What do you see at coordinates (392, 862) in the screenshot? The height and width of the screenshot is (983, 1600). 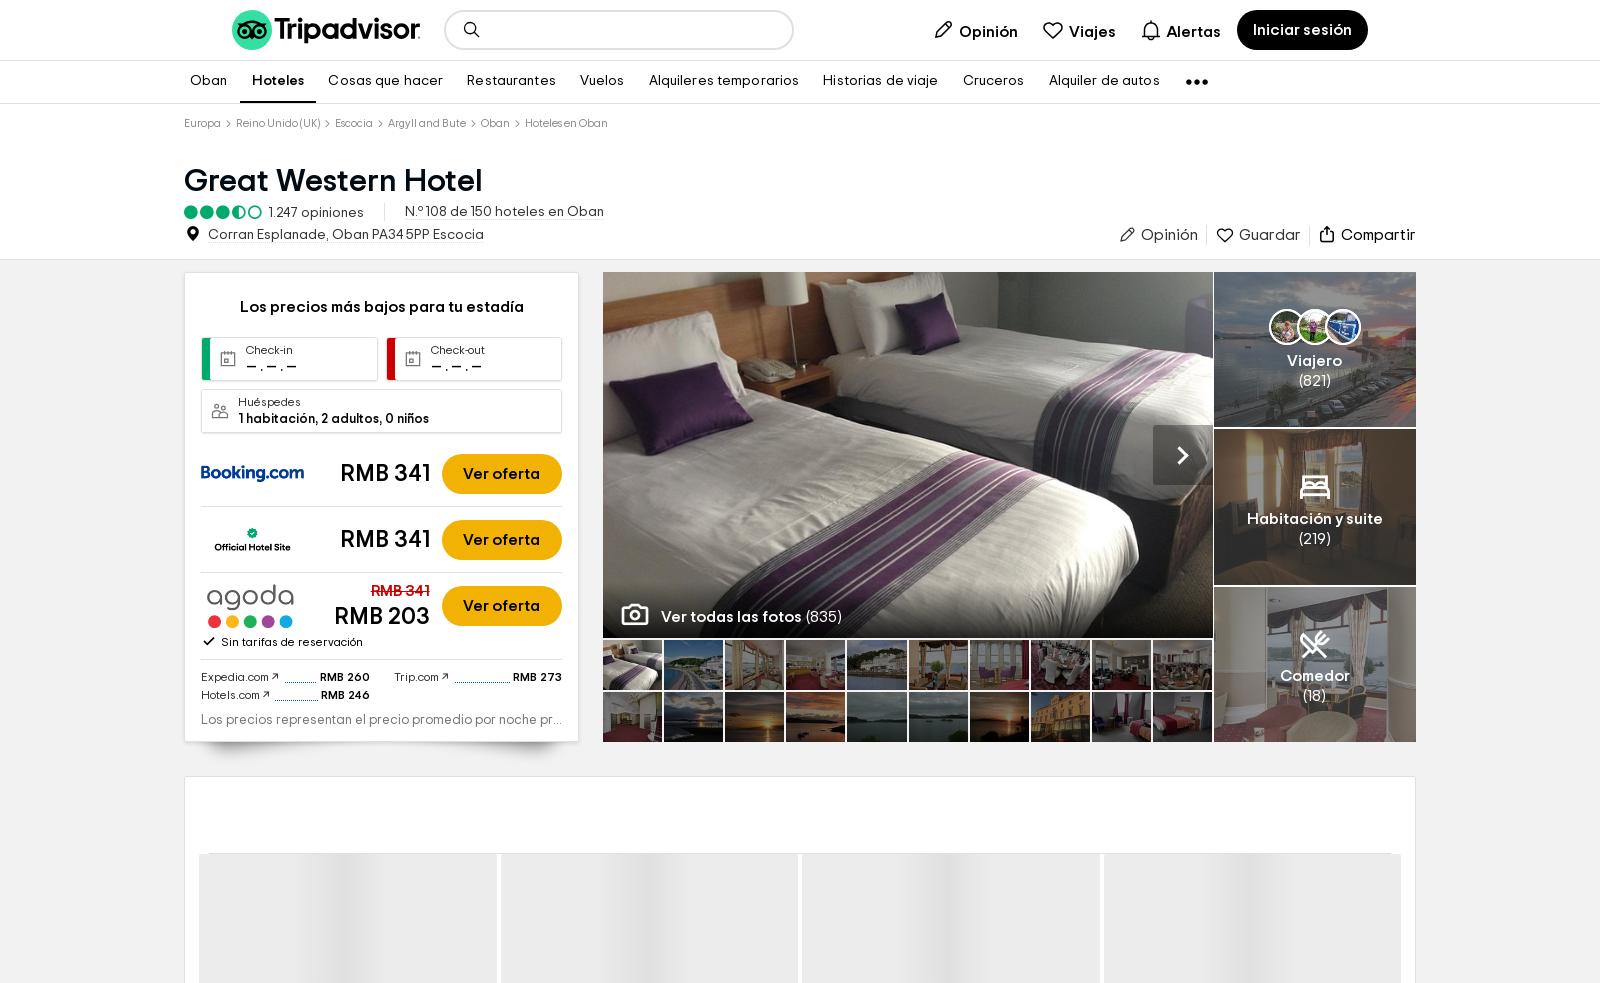 I see `'Trip.com'` at bounding box center [392, 862].